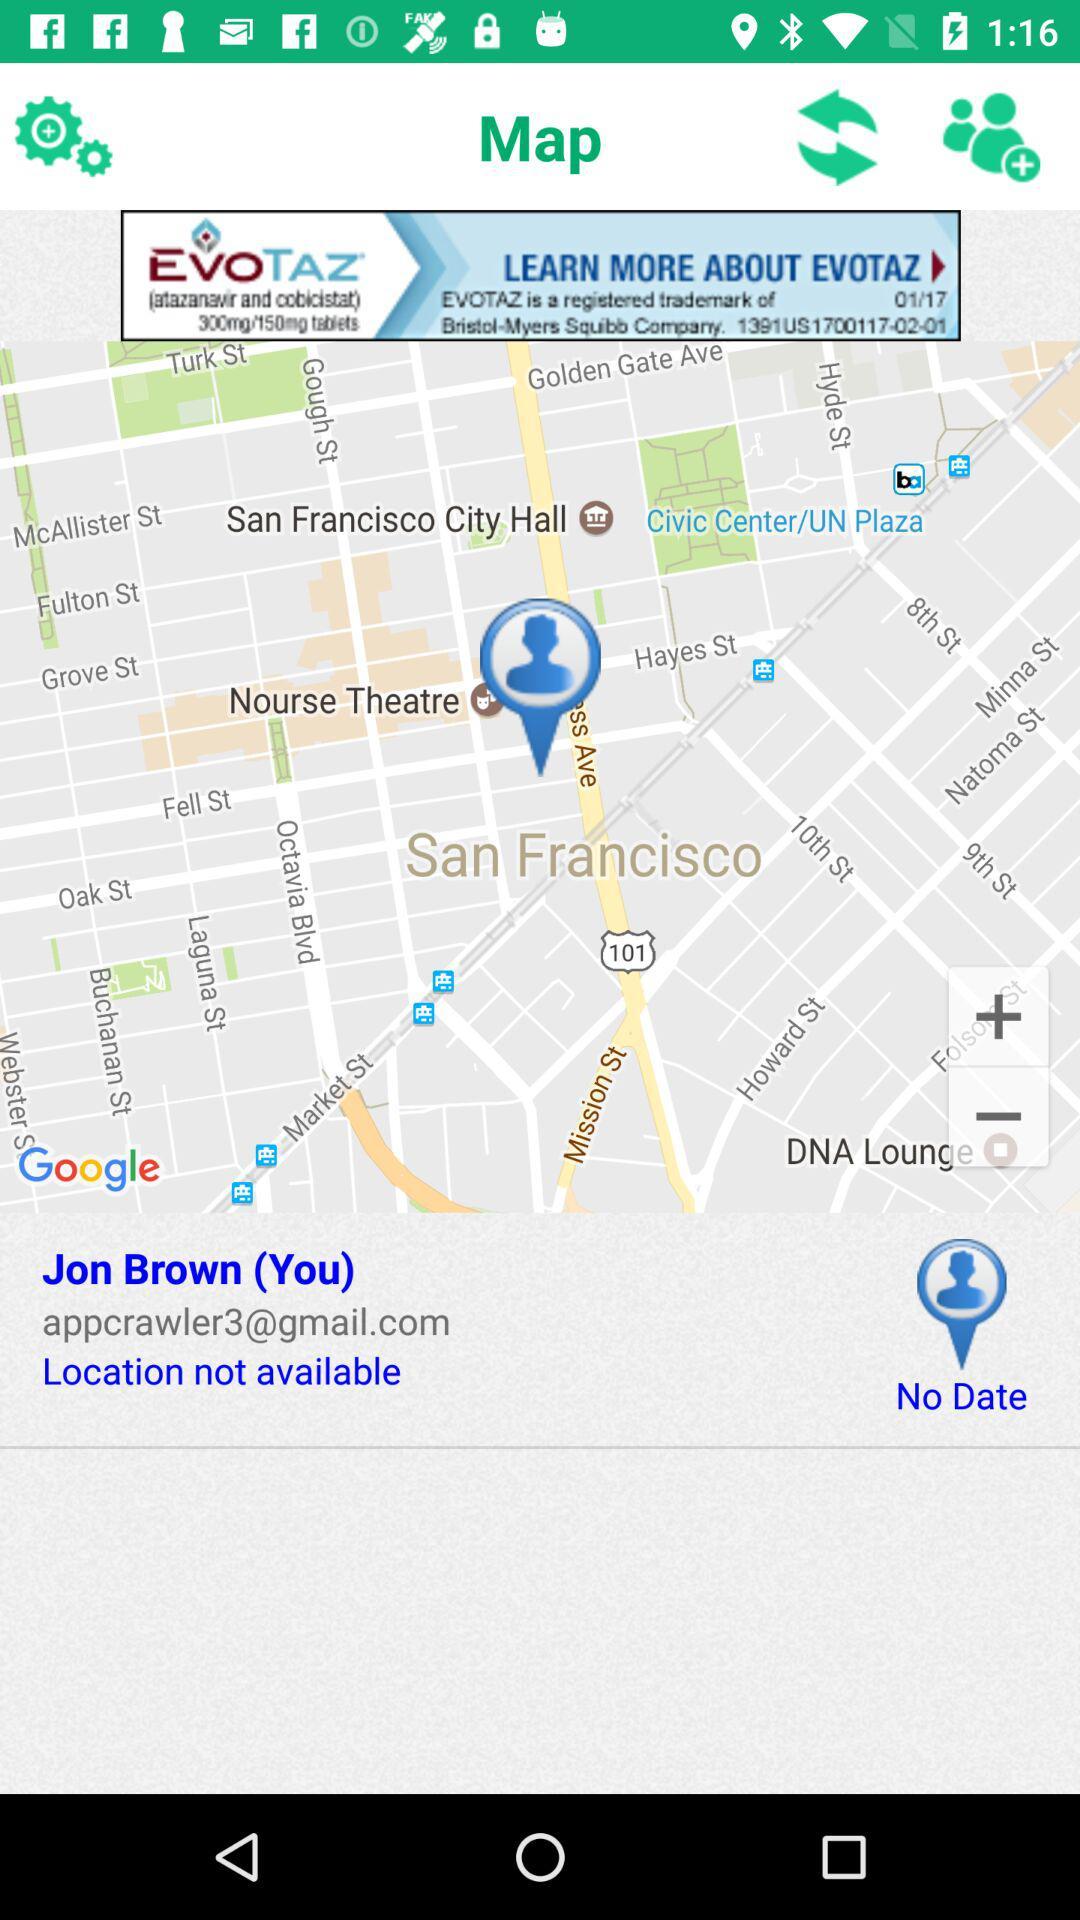  What do you see at coordinates (990, 135) in the screenshot?
I see `person` at bounding box center [990, 135].